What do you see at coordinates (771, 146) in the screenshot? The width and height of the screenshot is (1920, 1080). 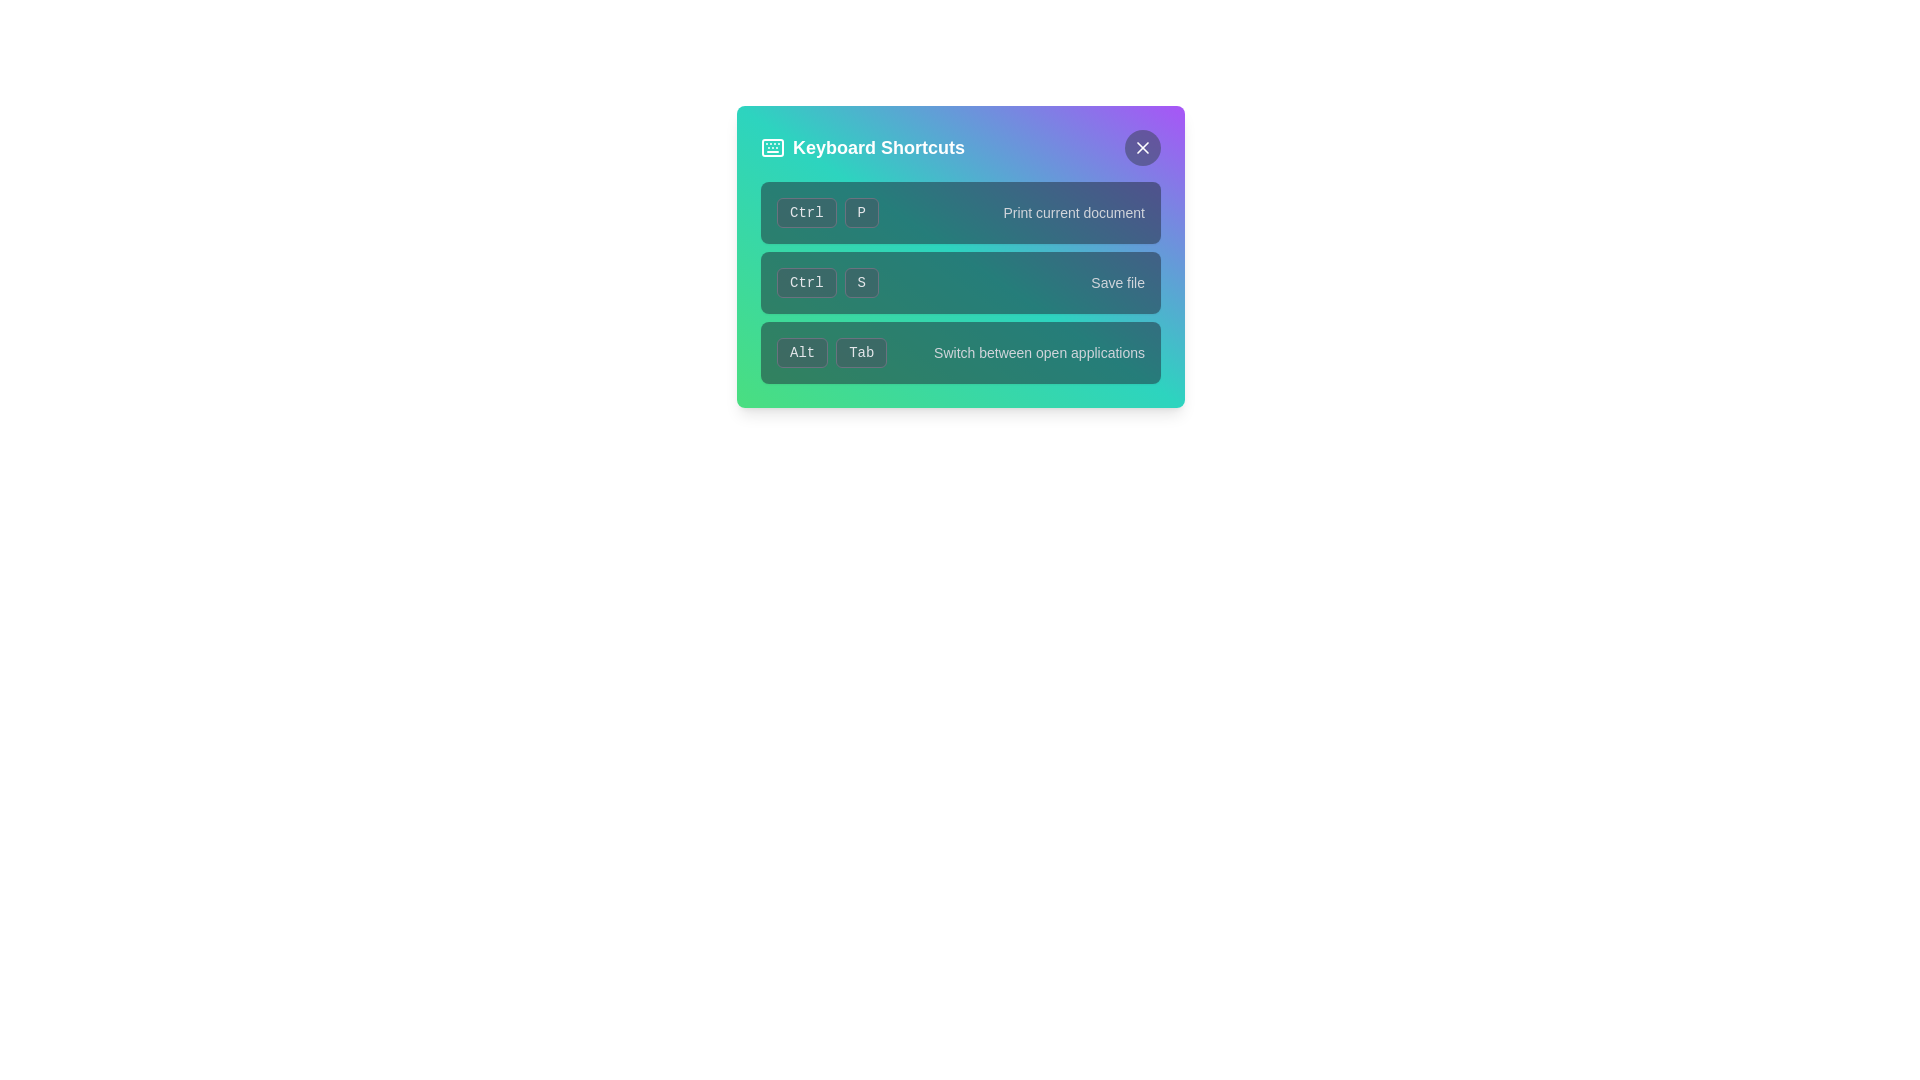 I see `the rectangular element with rounded corners representing a keyboard icon in the 'Keyboard Shortcuts' modal dialog` at bounding box center [771, 146].